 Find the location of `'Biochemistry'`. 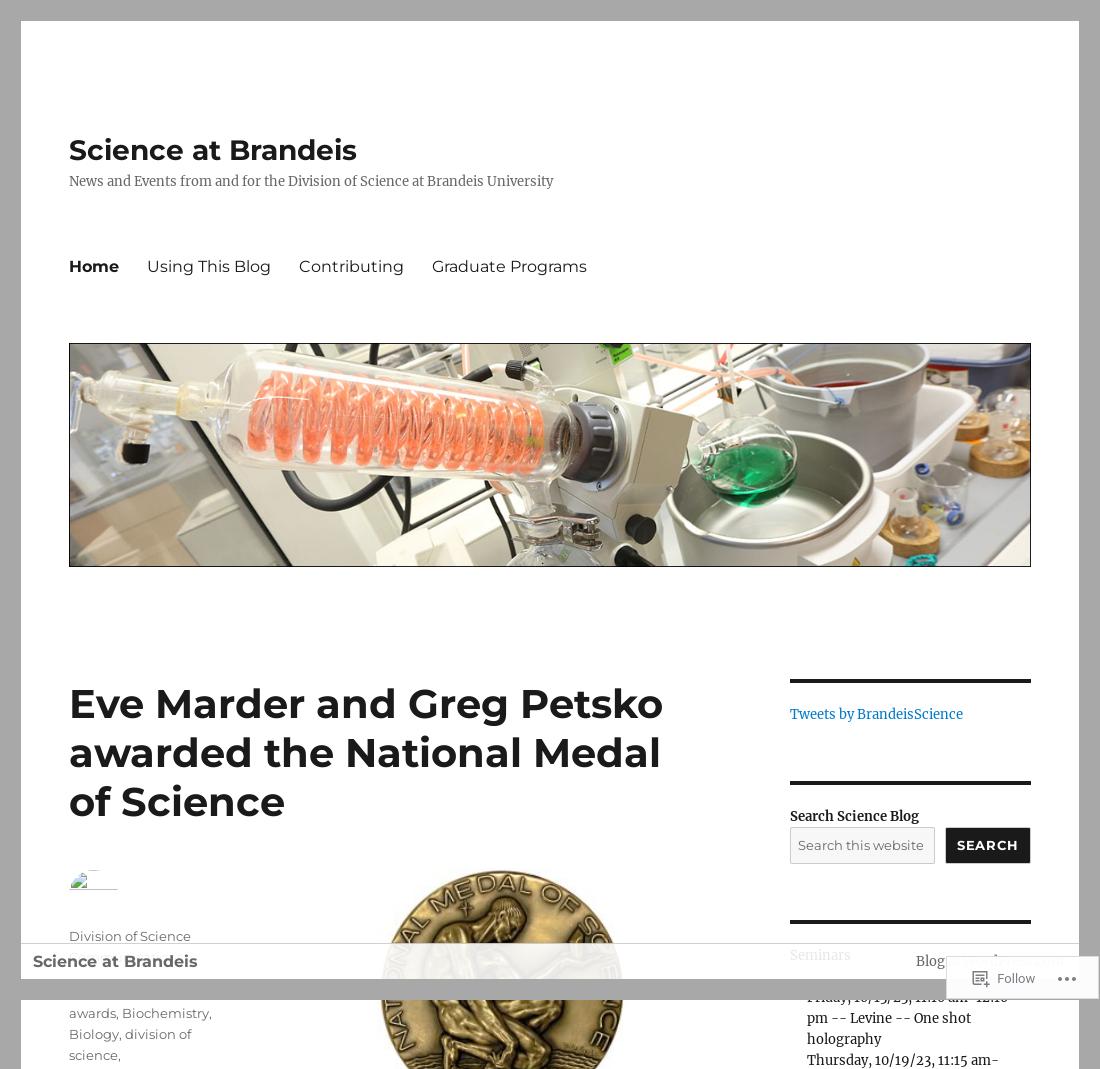

'Biochemistry' is located at coordinates (164, 1012).